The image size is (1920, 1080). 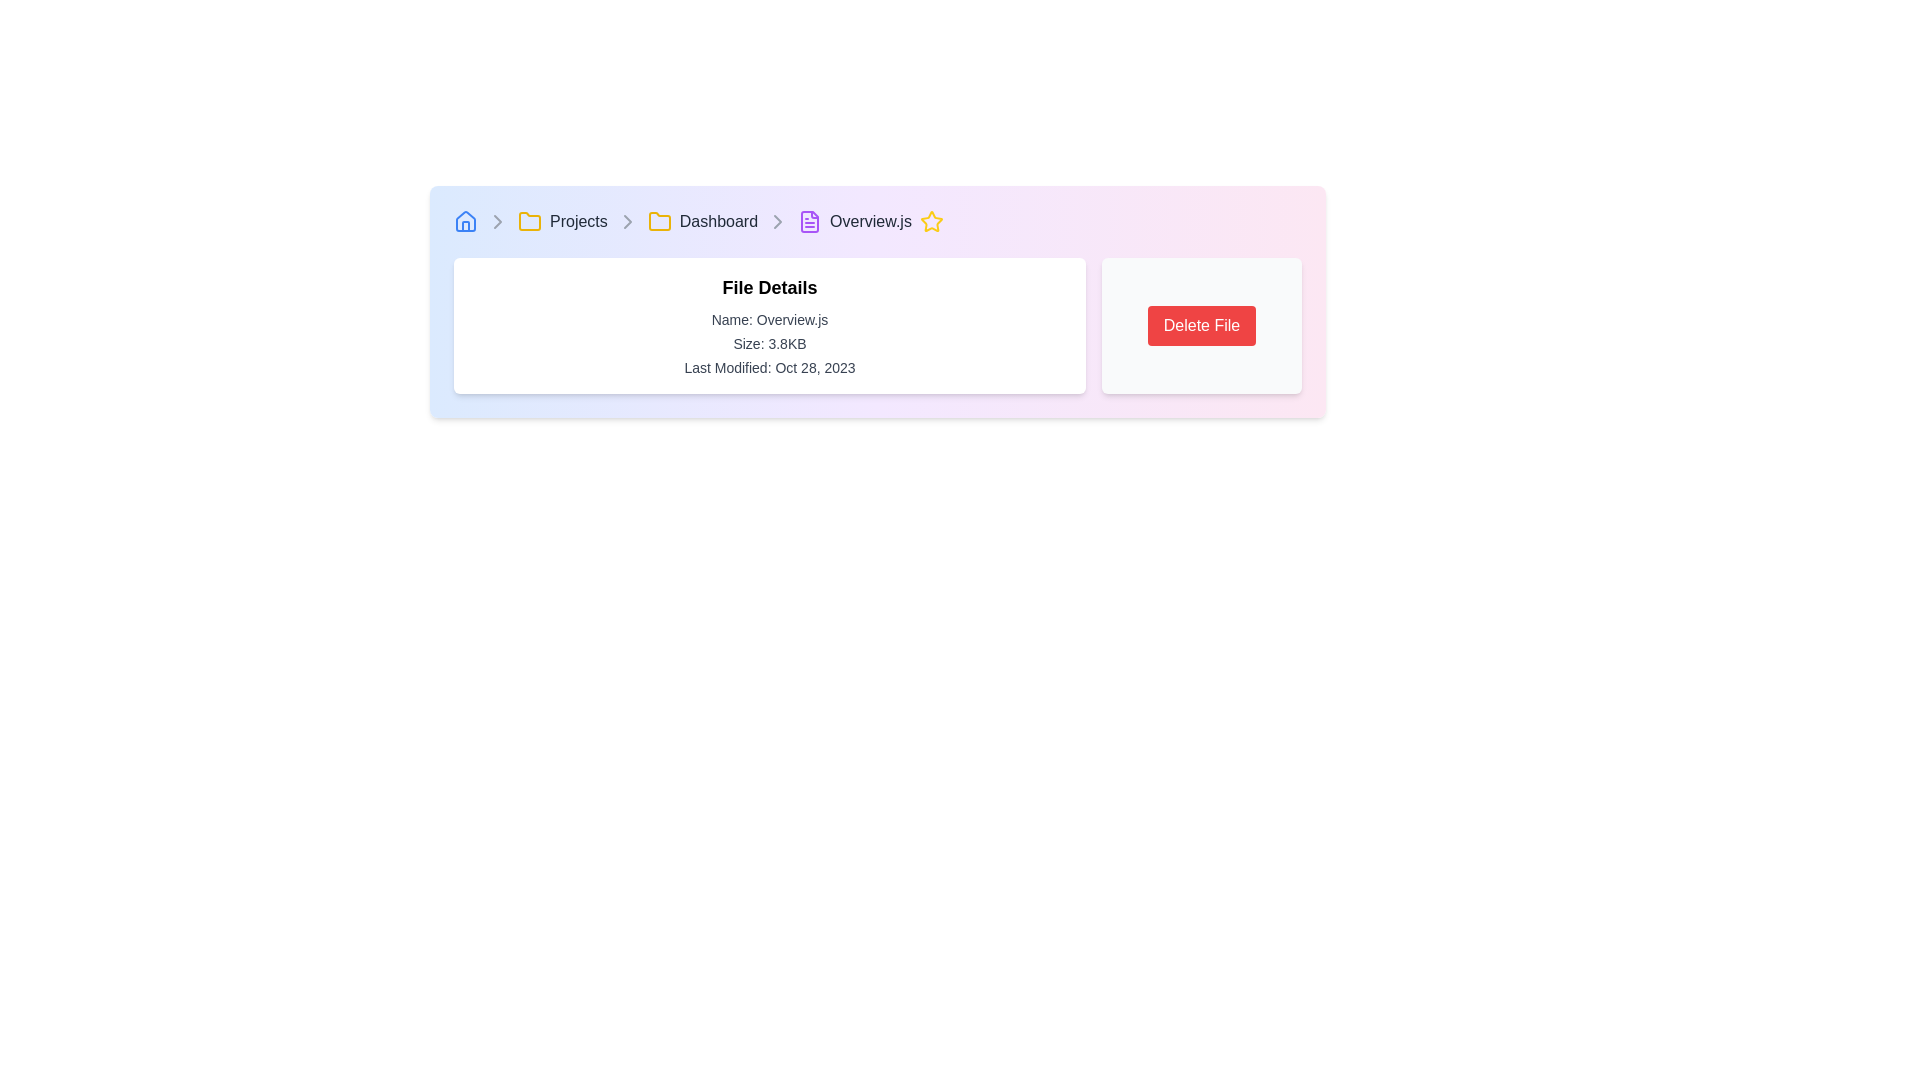 What do you see at coordinates (464, 222) in the screenshot?
I see `the home page icon located at the beginning of the breadcrumb navigation bar for easy navigation` at bounding box center [464, 222].